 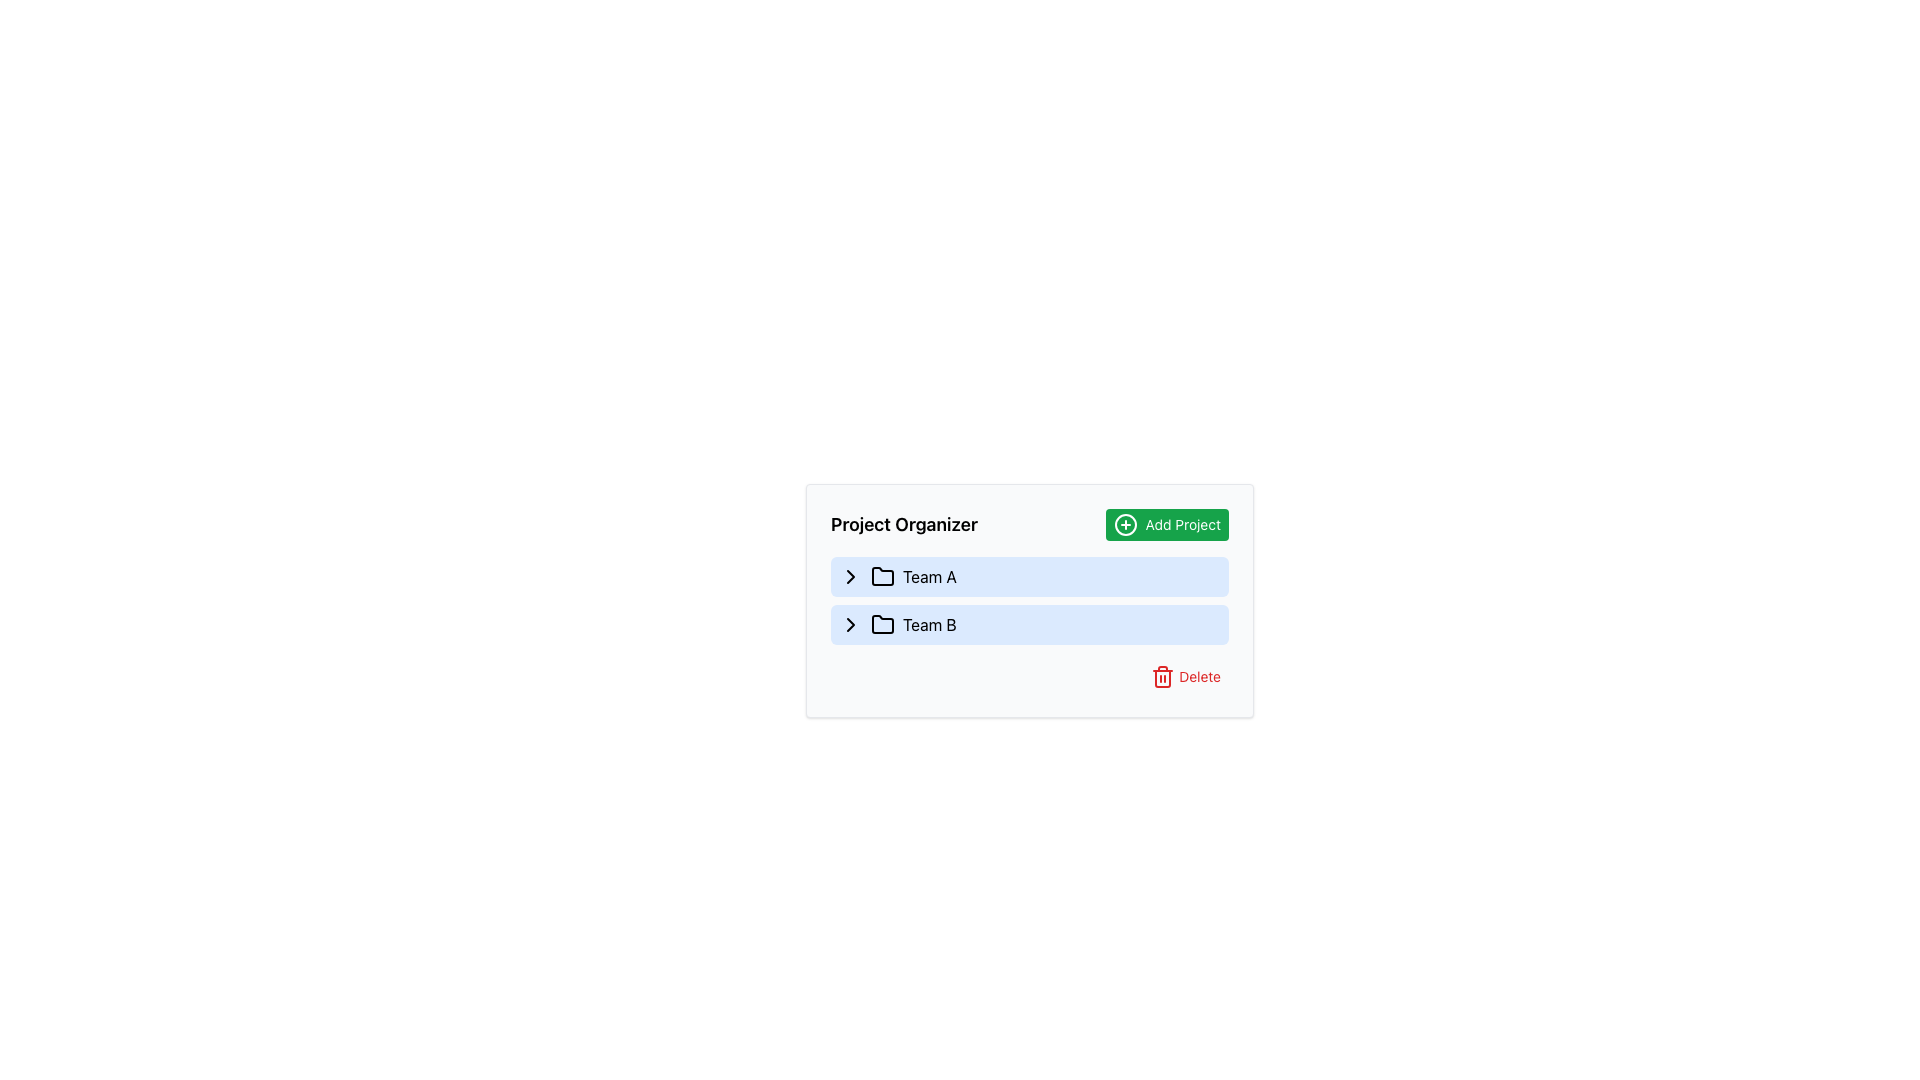 What do you see at coordinates (882, 577) in the screenshot?
I see `the second folder icon in the 'Team A' section, which indicates its hierarchical structure or contents` at bounding box center [882, 577].